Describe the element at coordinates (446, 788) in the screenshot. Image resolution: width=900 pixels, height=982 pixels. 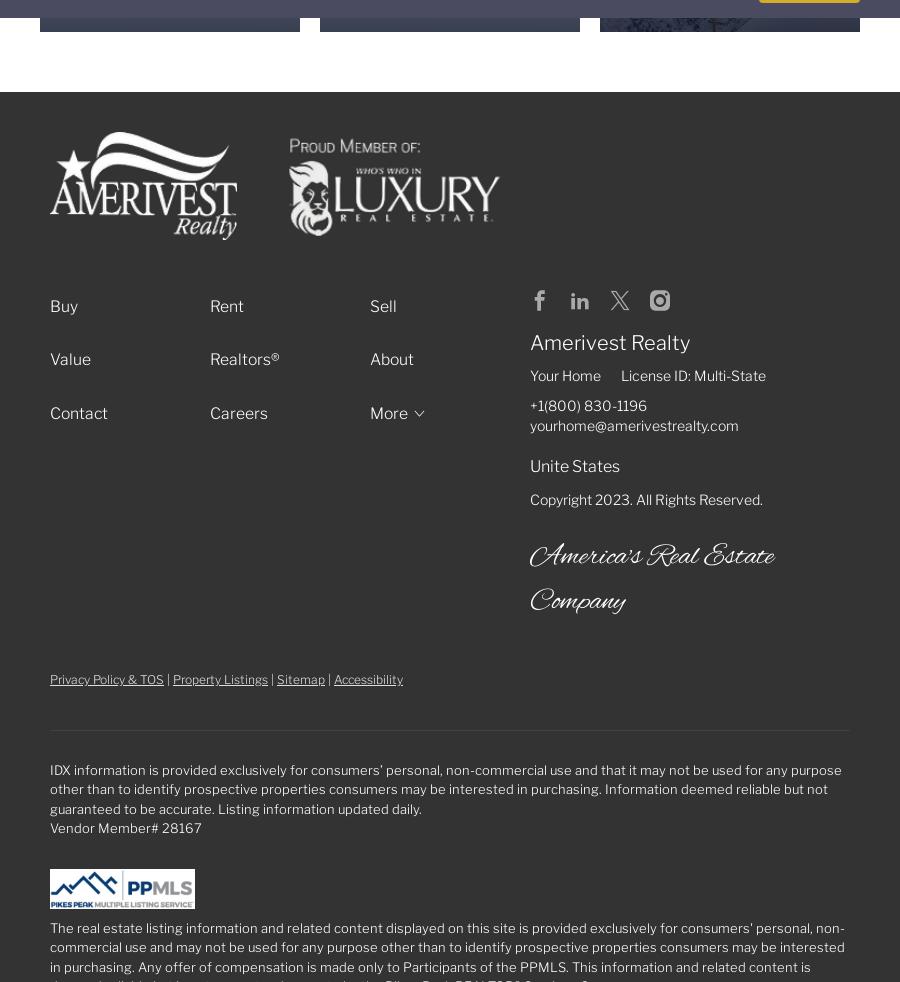
I see `'IDX information is provided exclusively for consumers’ personal, non-commercial use and that it may not be used for any purpose other than to identify prospective properties consumers may be interested in purchasing. Information deemed reliable but not guaranteed to be accurate. Listing information updated daily.'` at that location.